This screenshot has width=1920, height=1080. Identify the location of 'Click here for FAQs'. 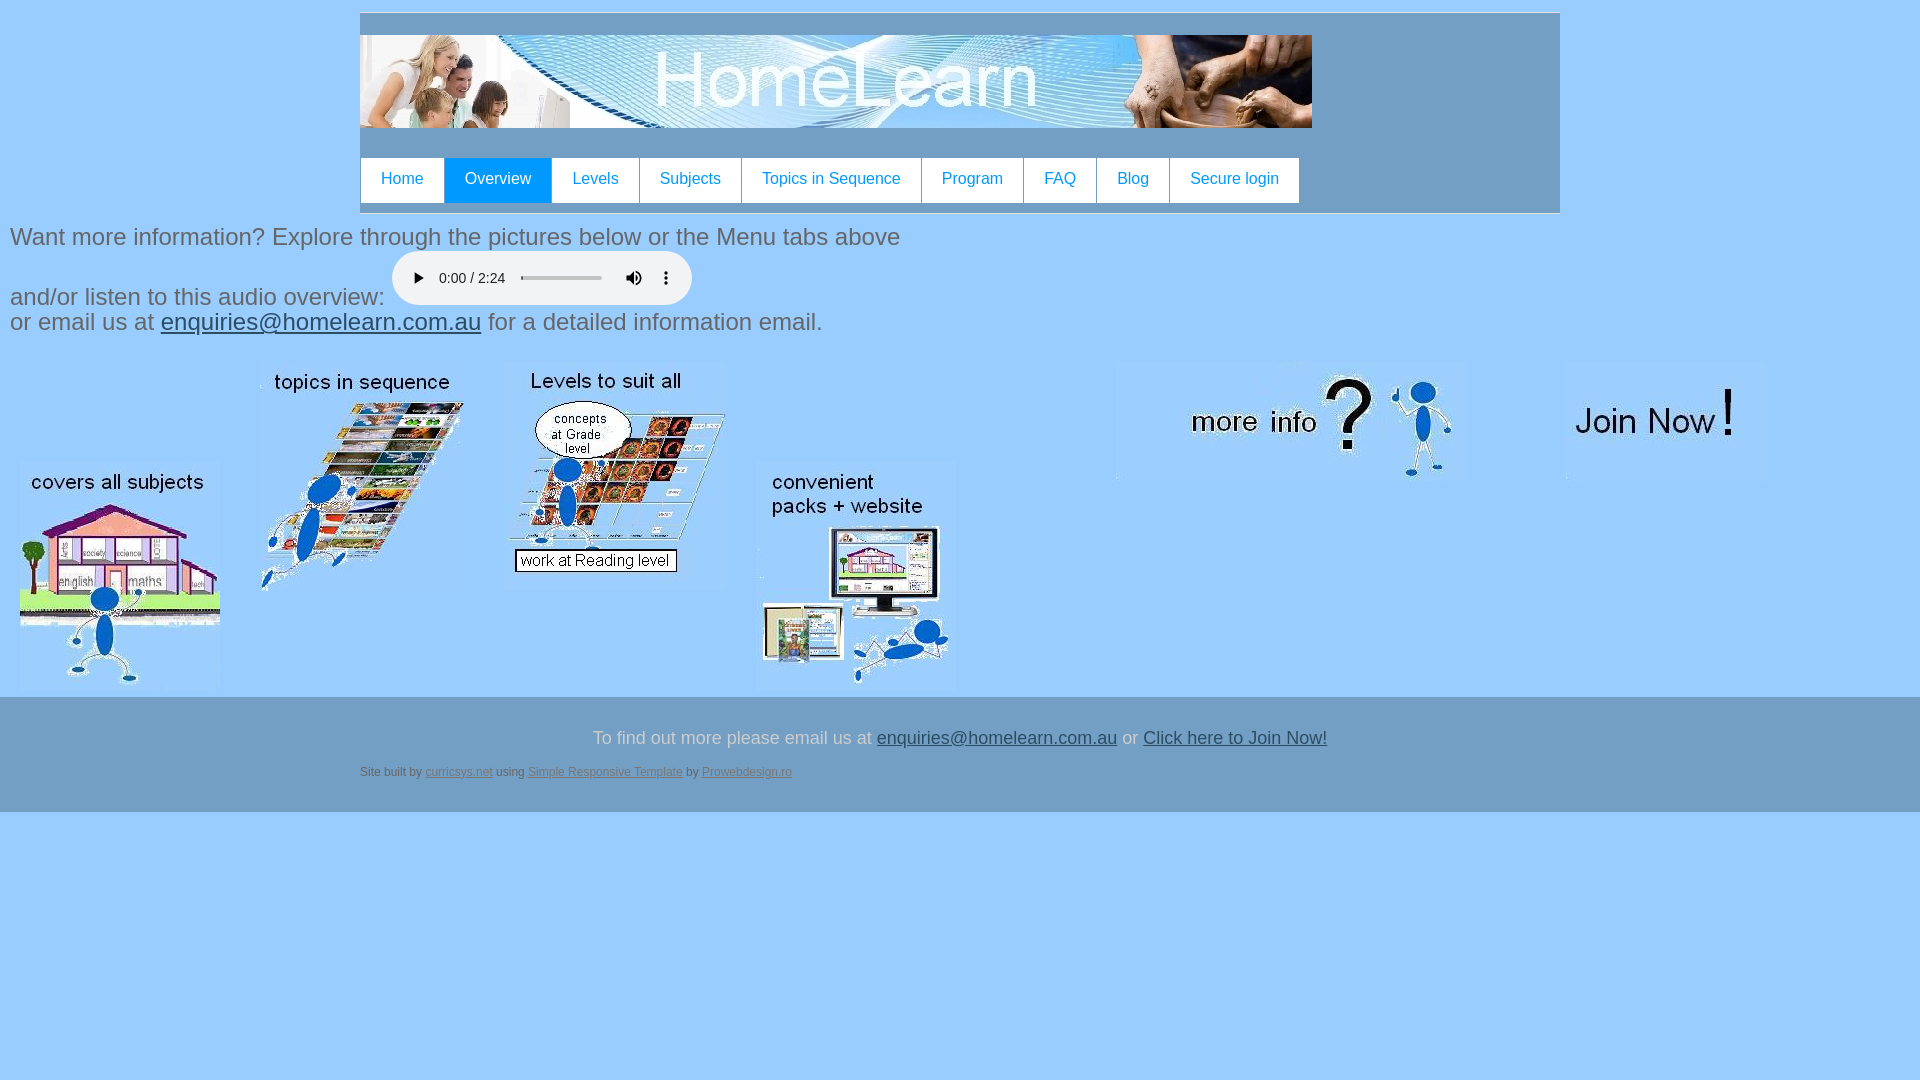
(1291, 419).